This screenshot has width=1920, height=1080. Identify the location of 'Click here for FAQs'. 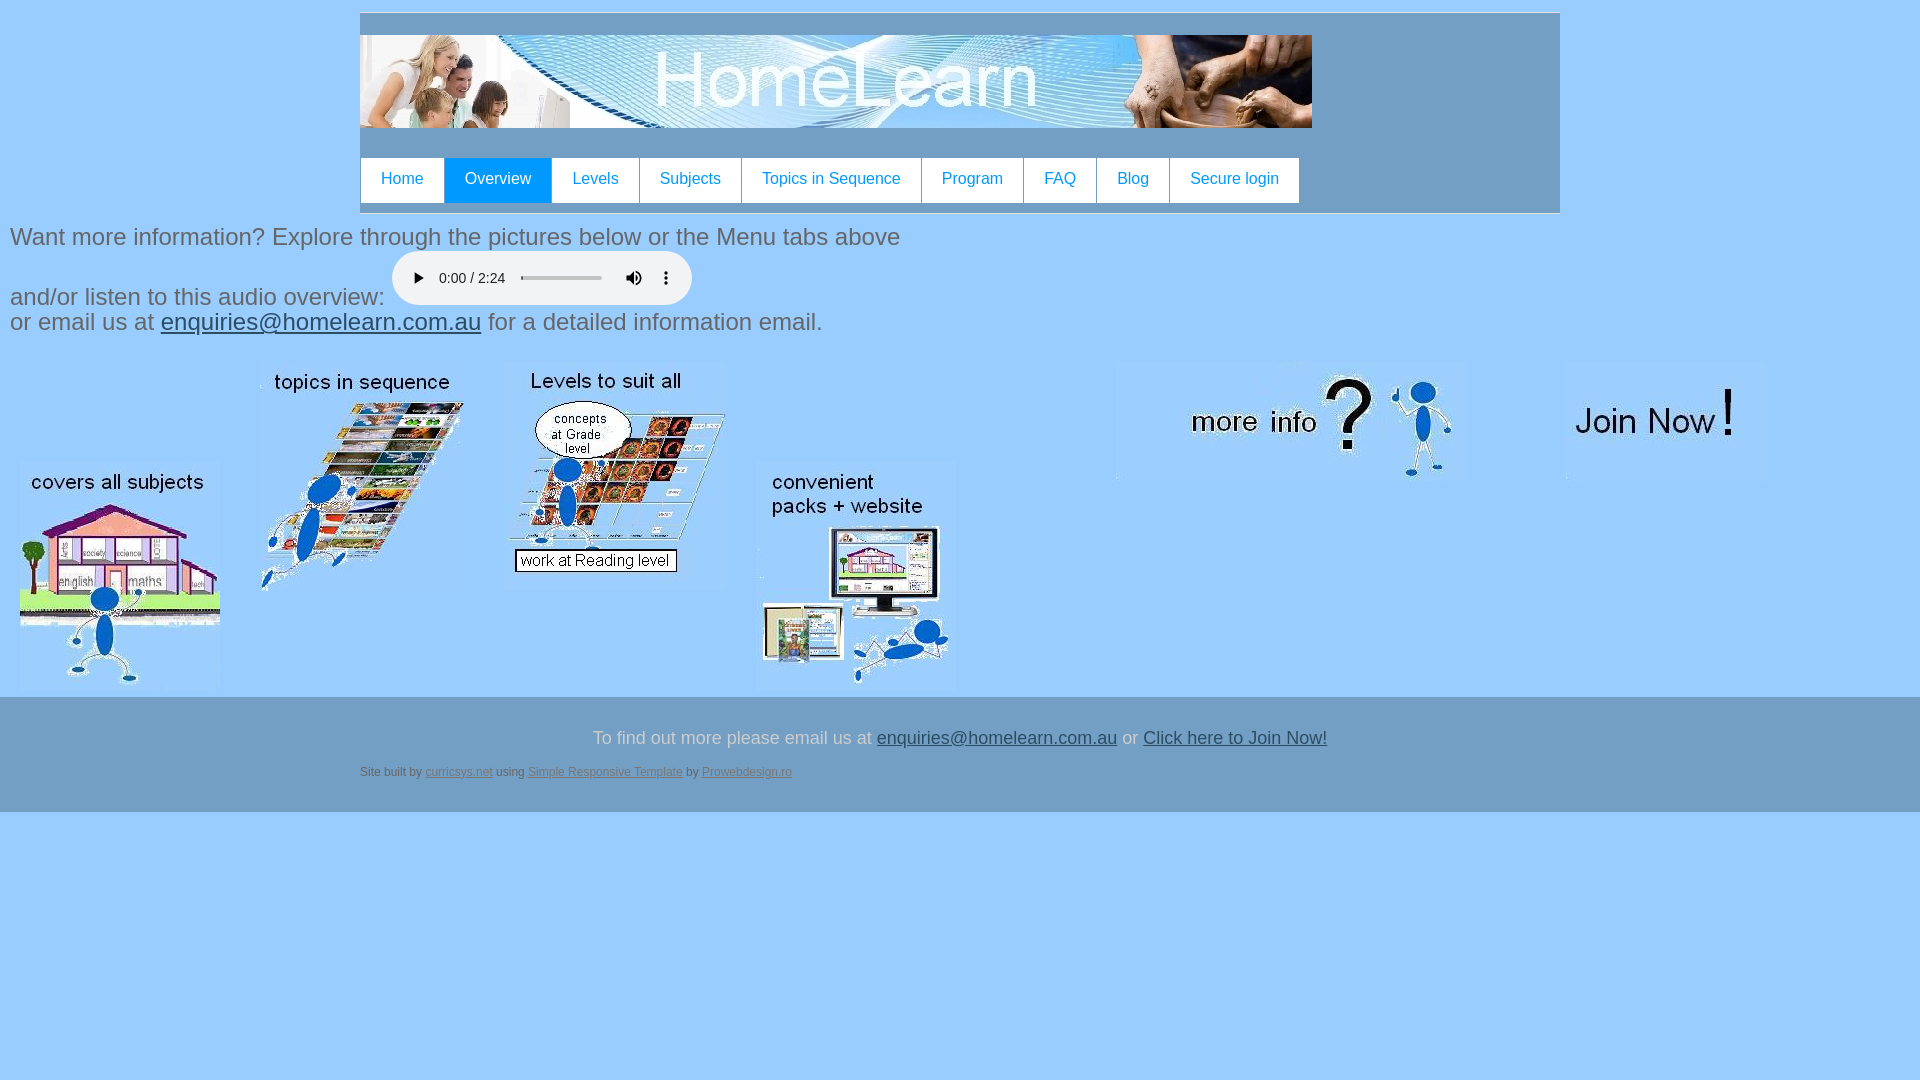
(1291, 419).